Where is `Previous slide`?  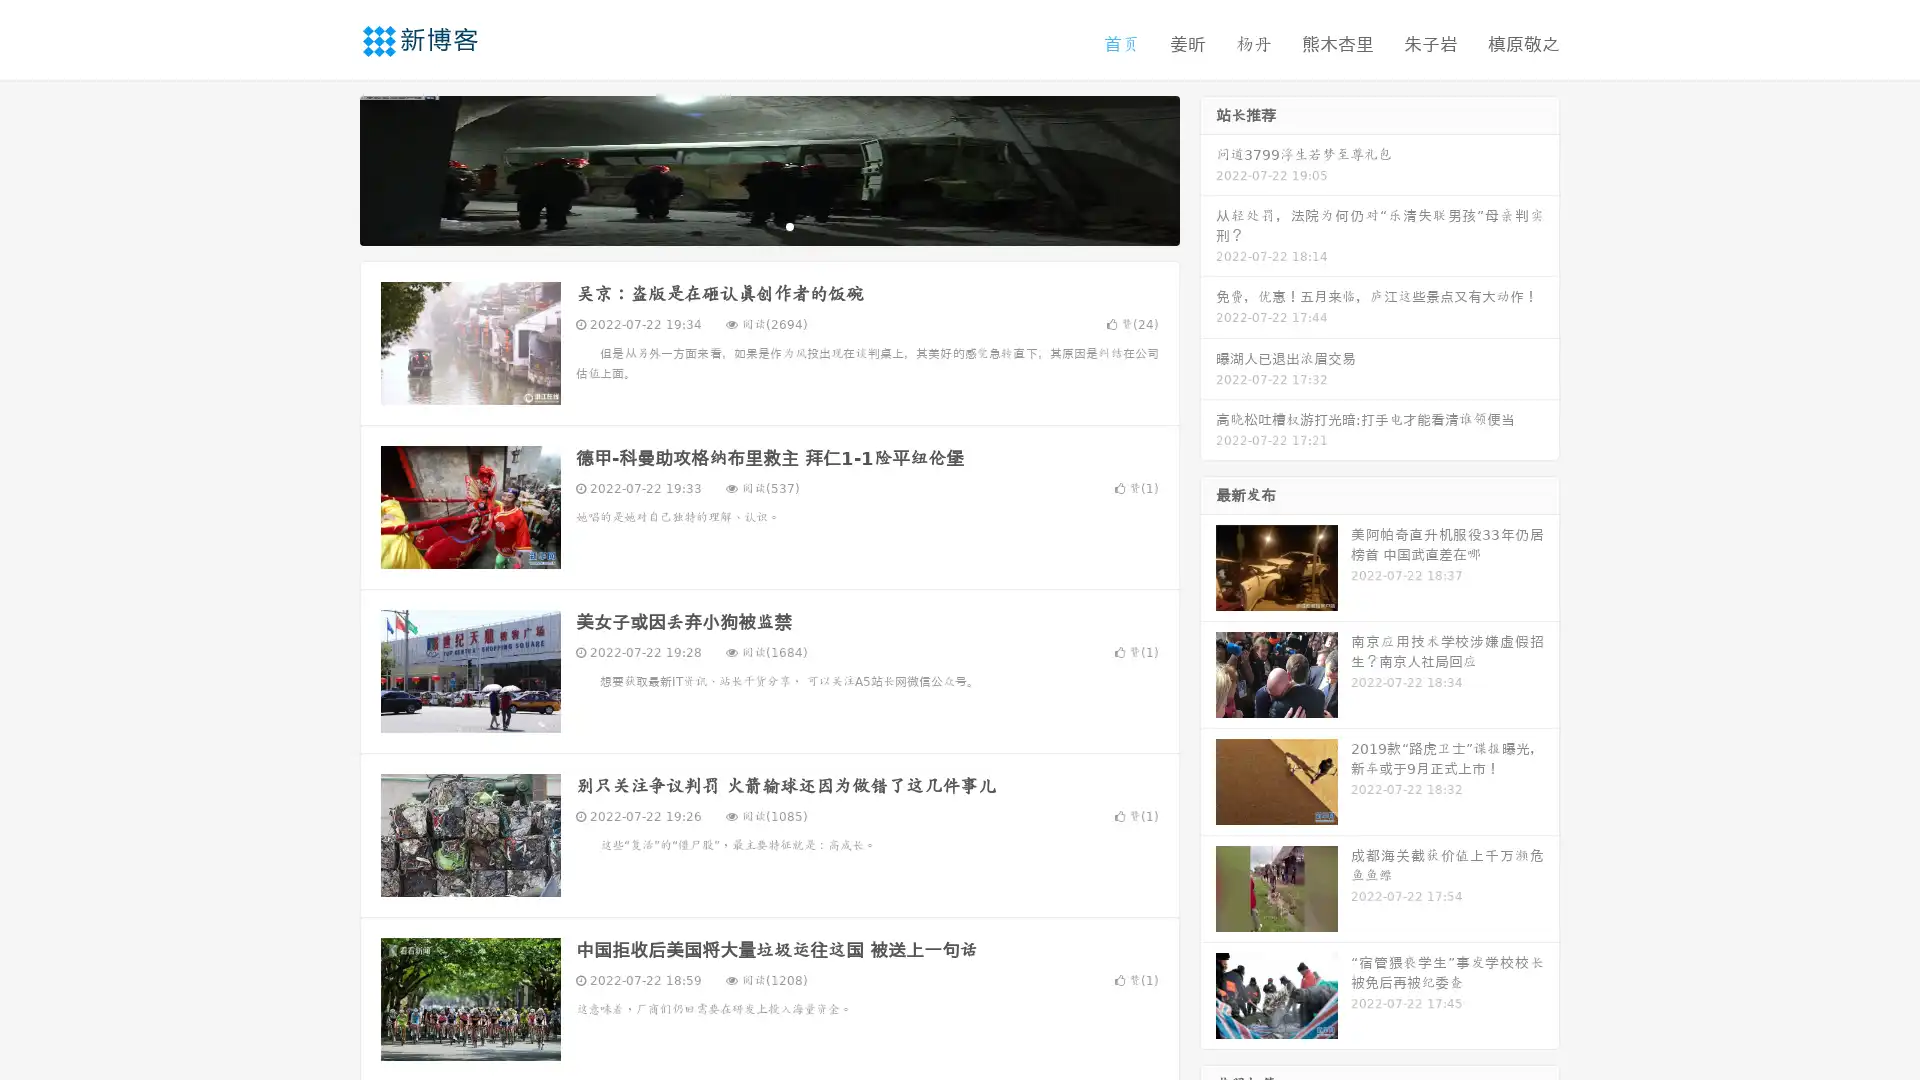 Previous slide is located at coordinates (330, 168).